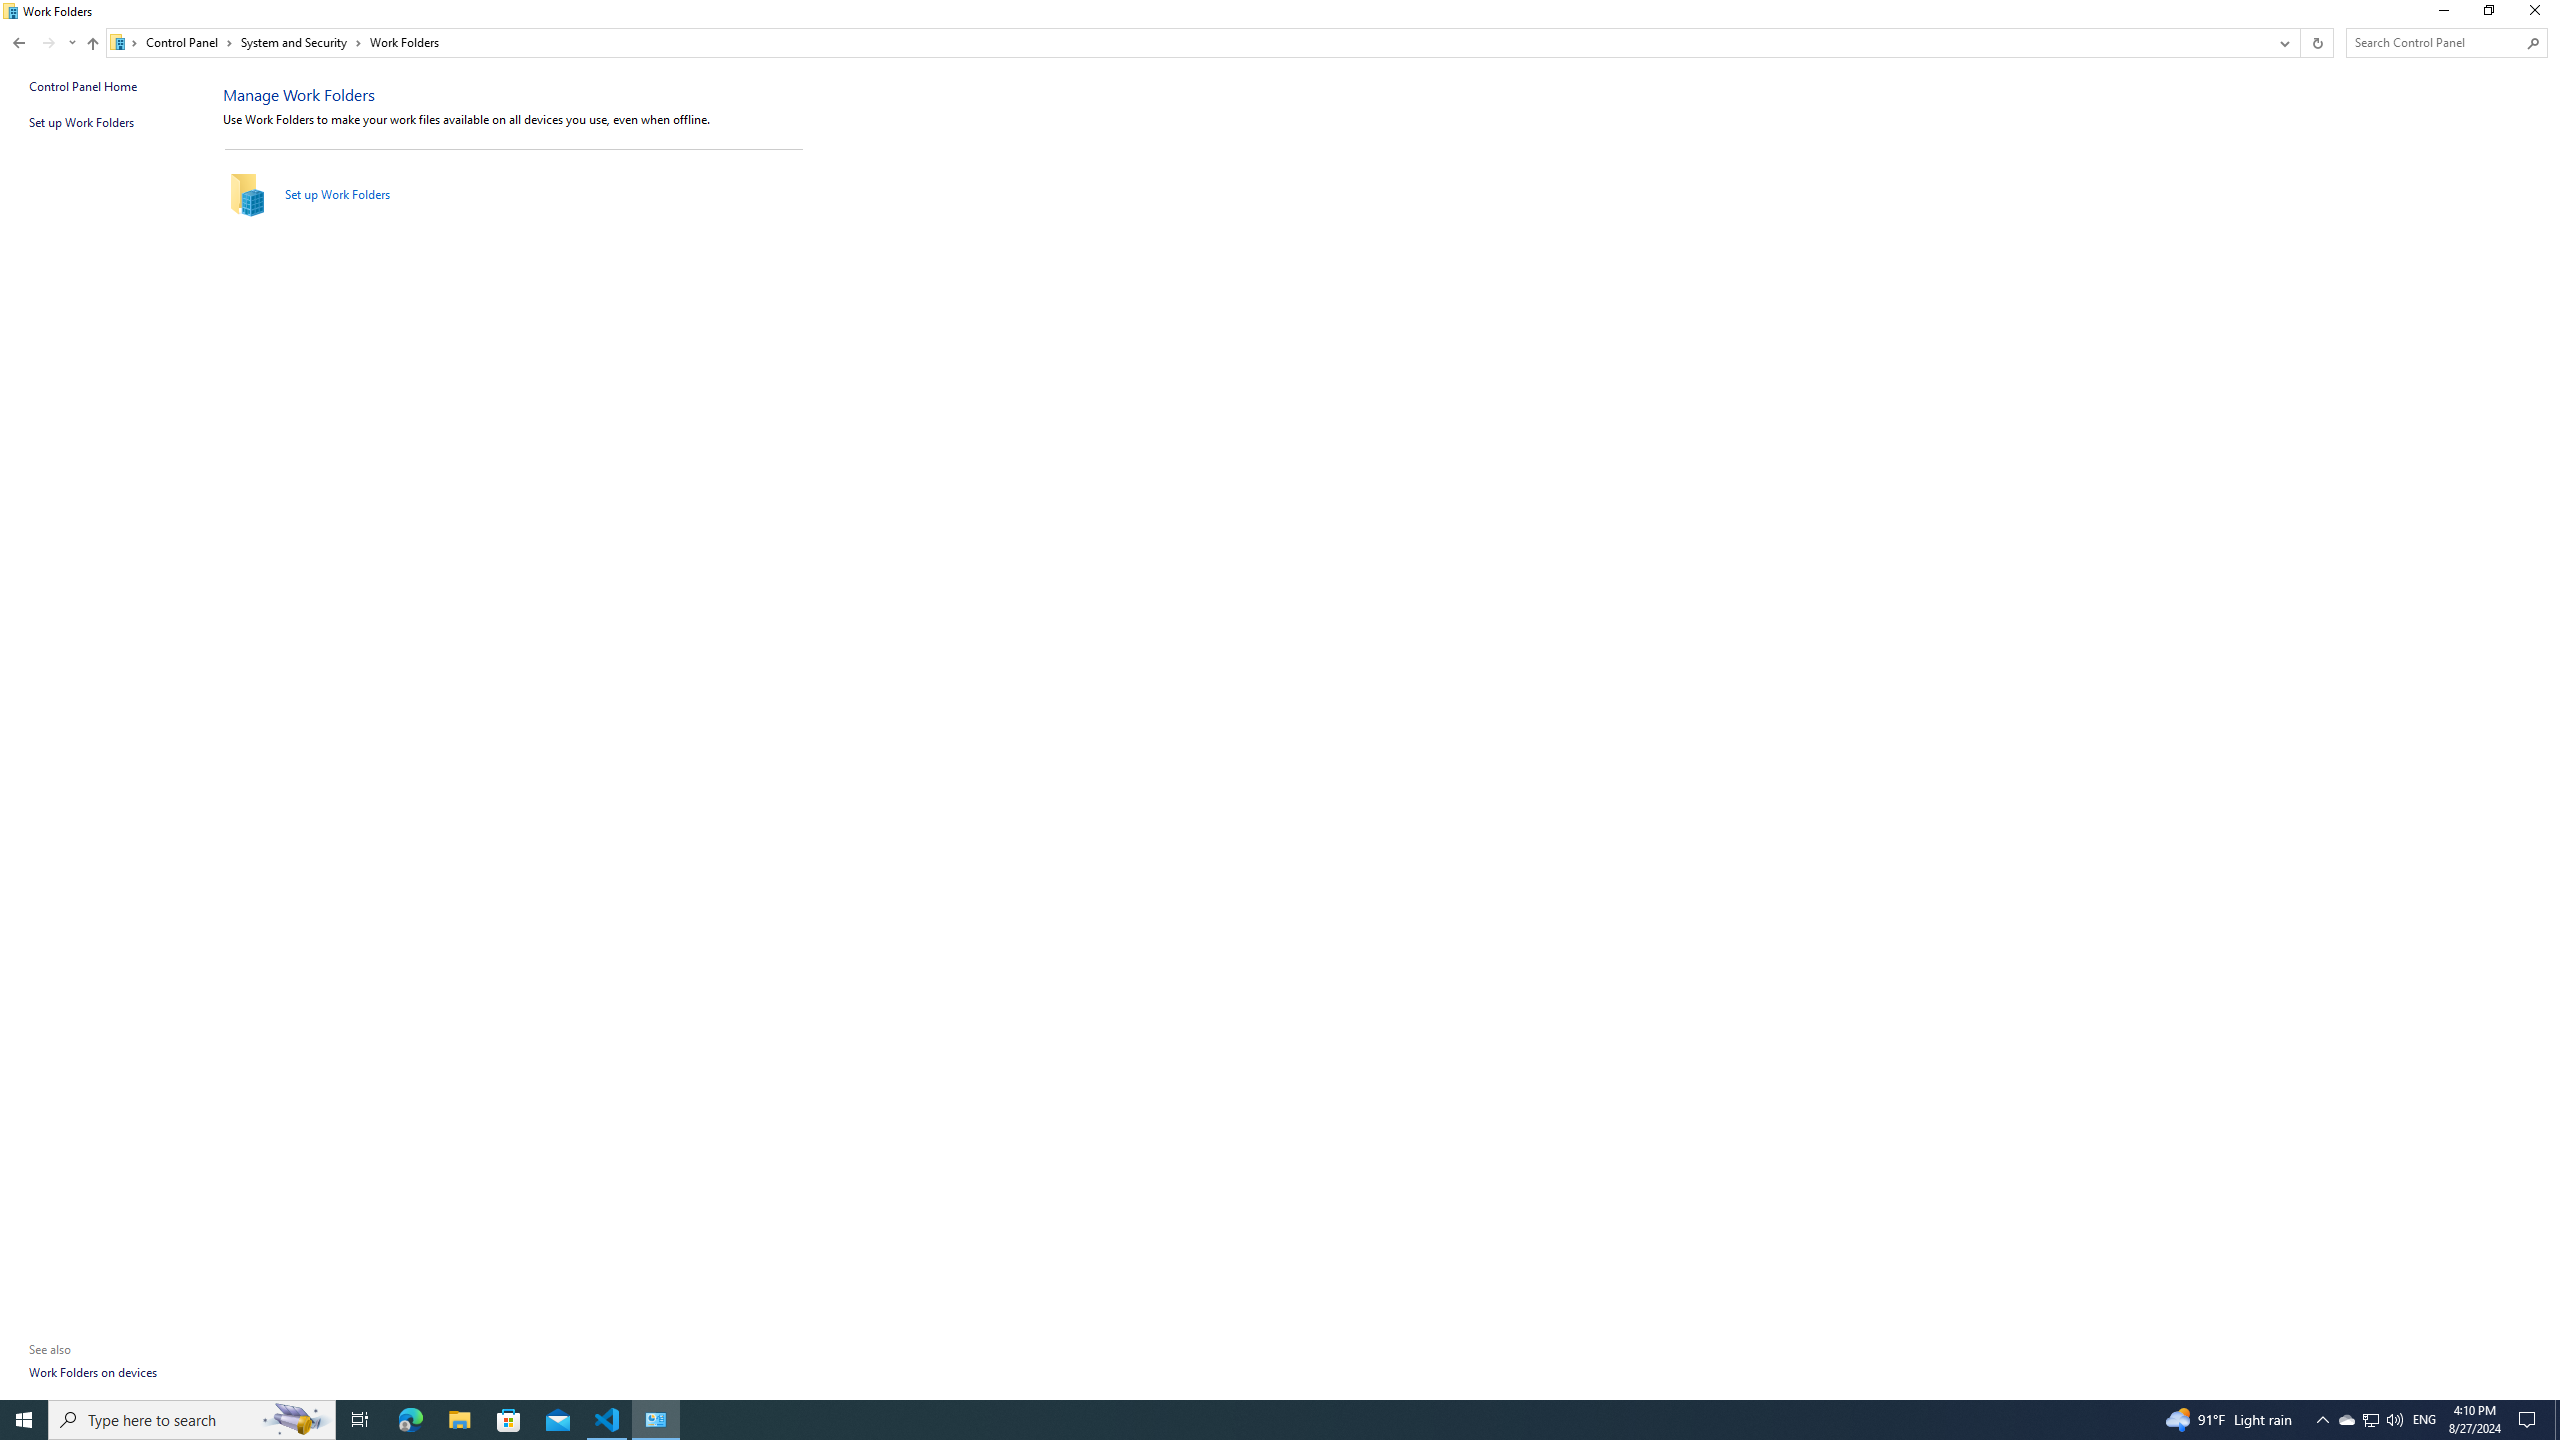 This screenshot has height=1440, width=2560. I want to click on 'Control Panel Home', so click(82, 85).